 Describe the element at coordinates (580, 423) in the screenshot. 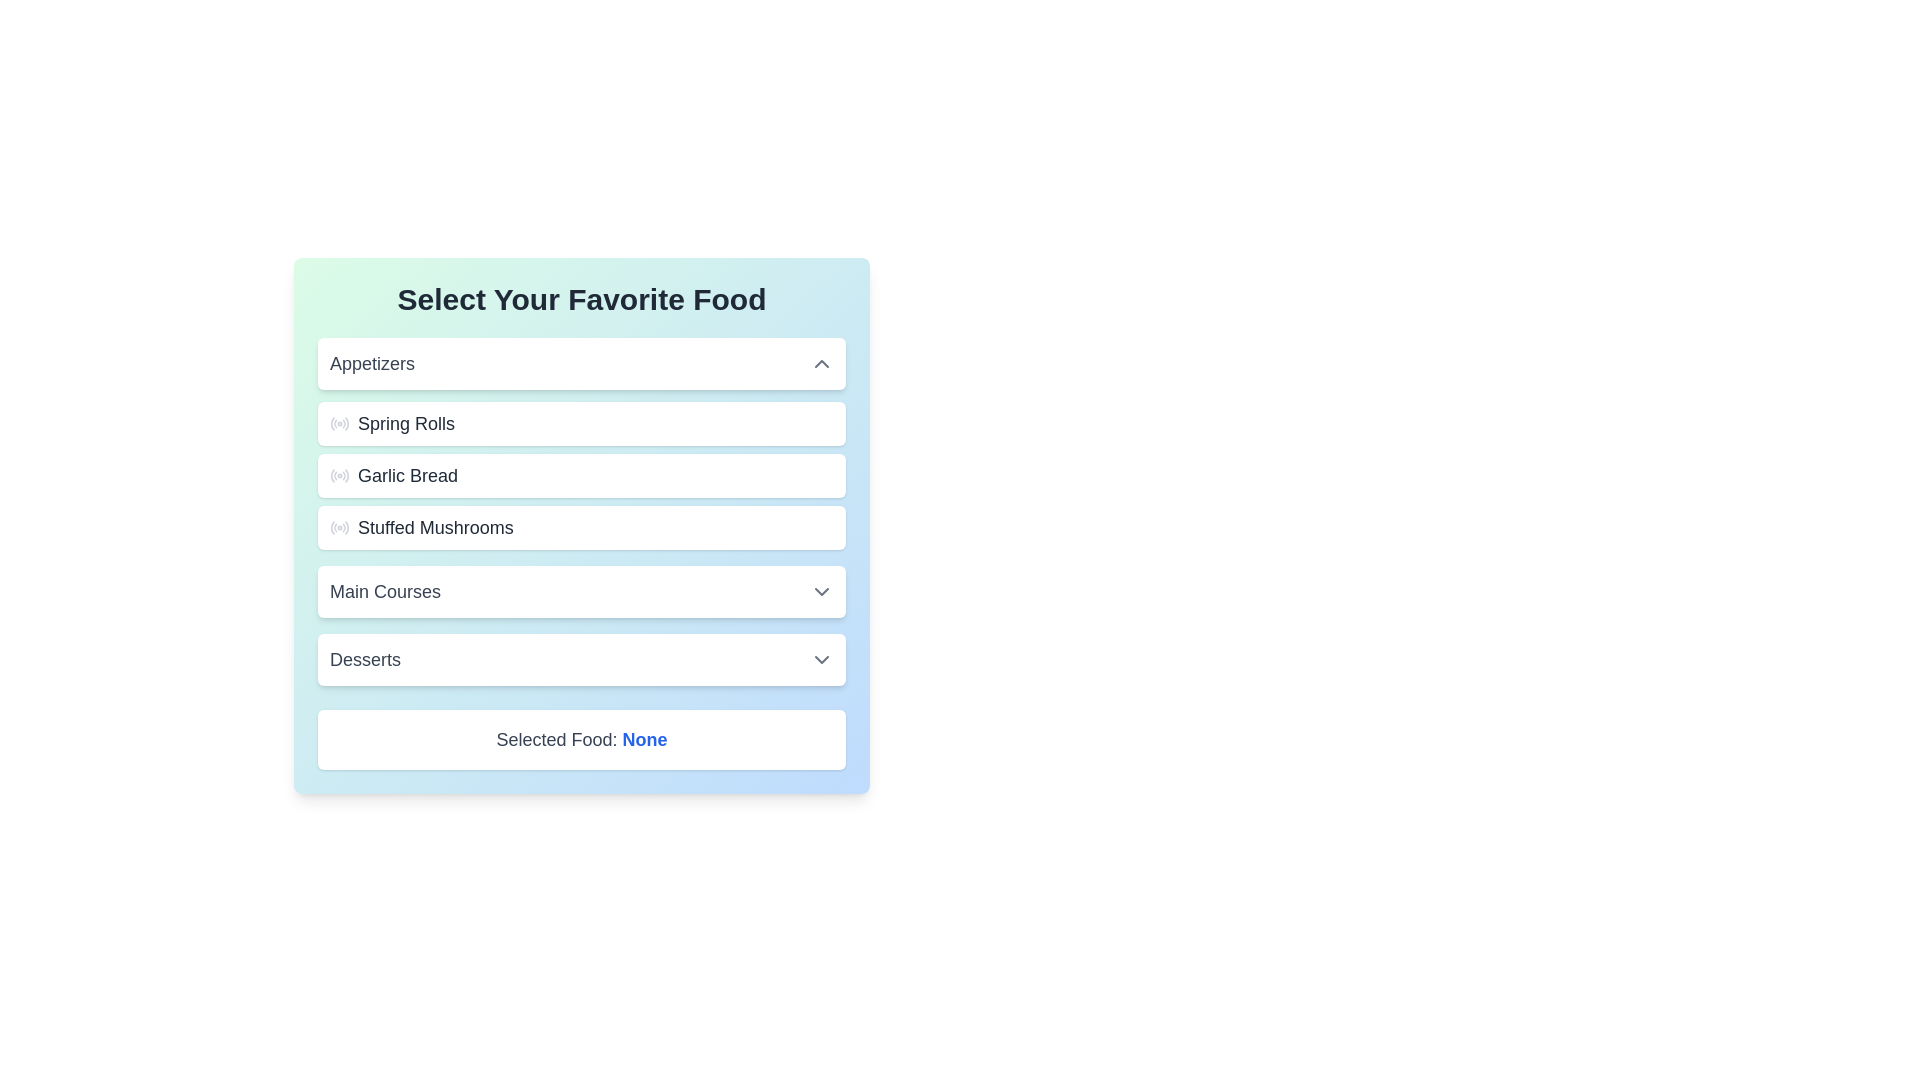

I see `the 'Spring Rolls' selectable item in the appetizers list to navigate through options` at that location.